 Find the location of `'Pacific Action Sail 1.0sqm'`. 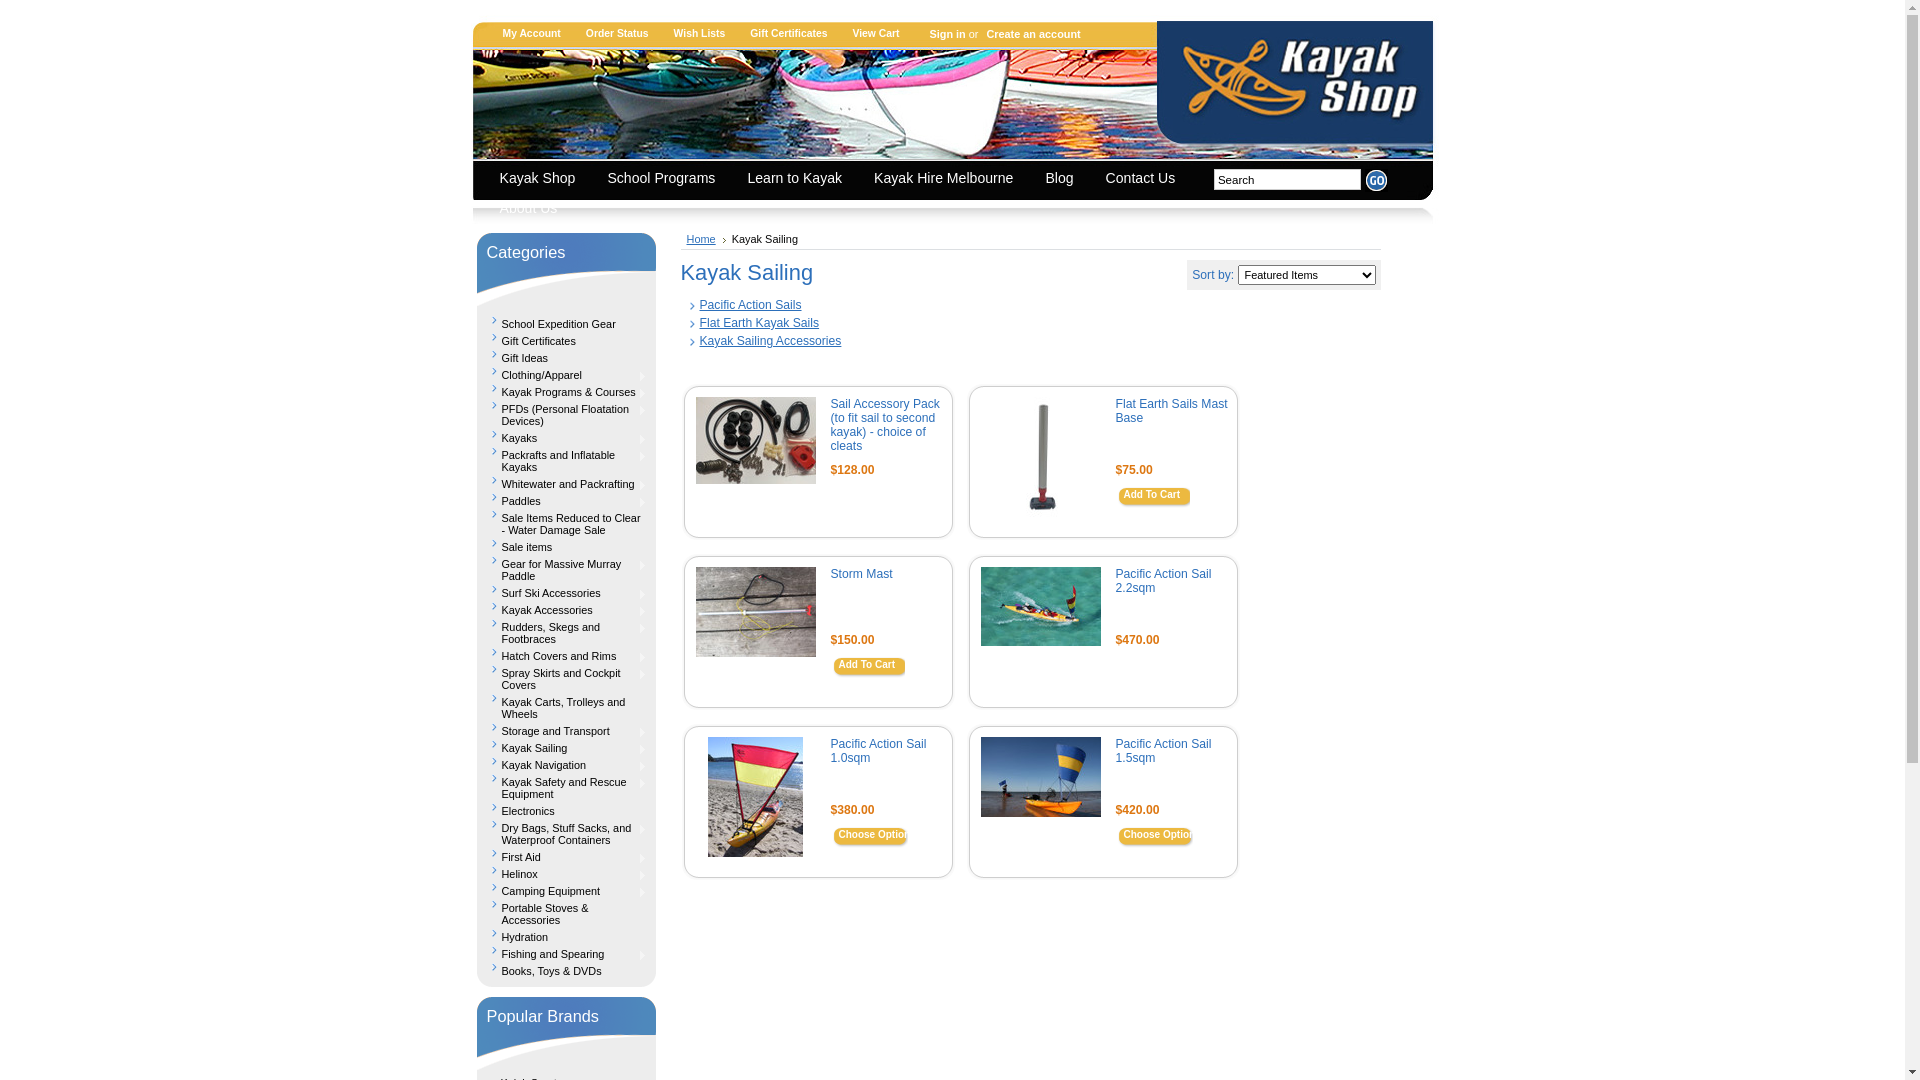

'Pacific Action Sail 1.0sqm' is located at coordinates (878, 751).